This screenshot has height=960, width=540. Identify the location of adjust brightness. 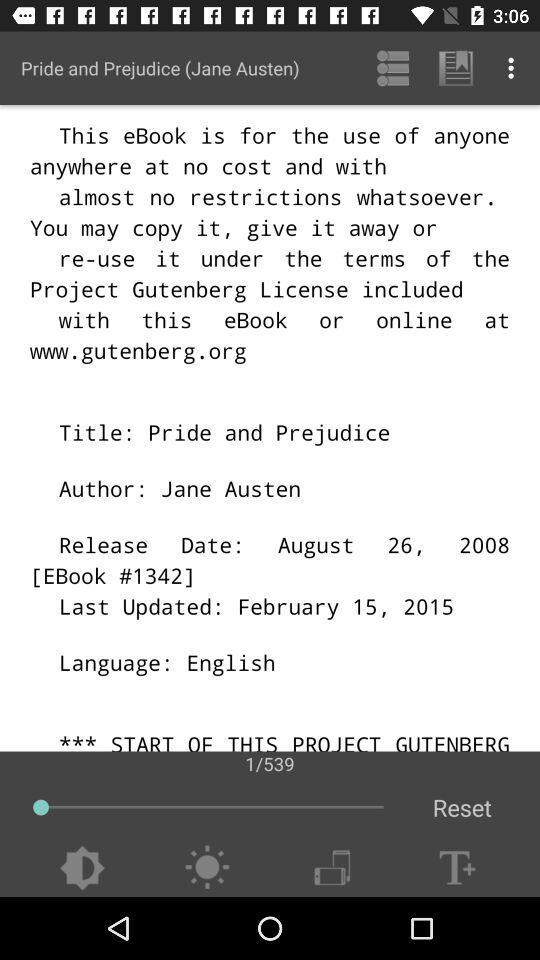
(206, 867).